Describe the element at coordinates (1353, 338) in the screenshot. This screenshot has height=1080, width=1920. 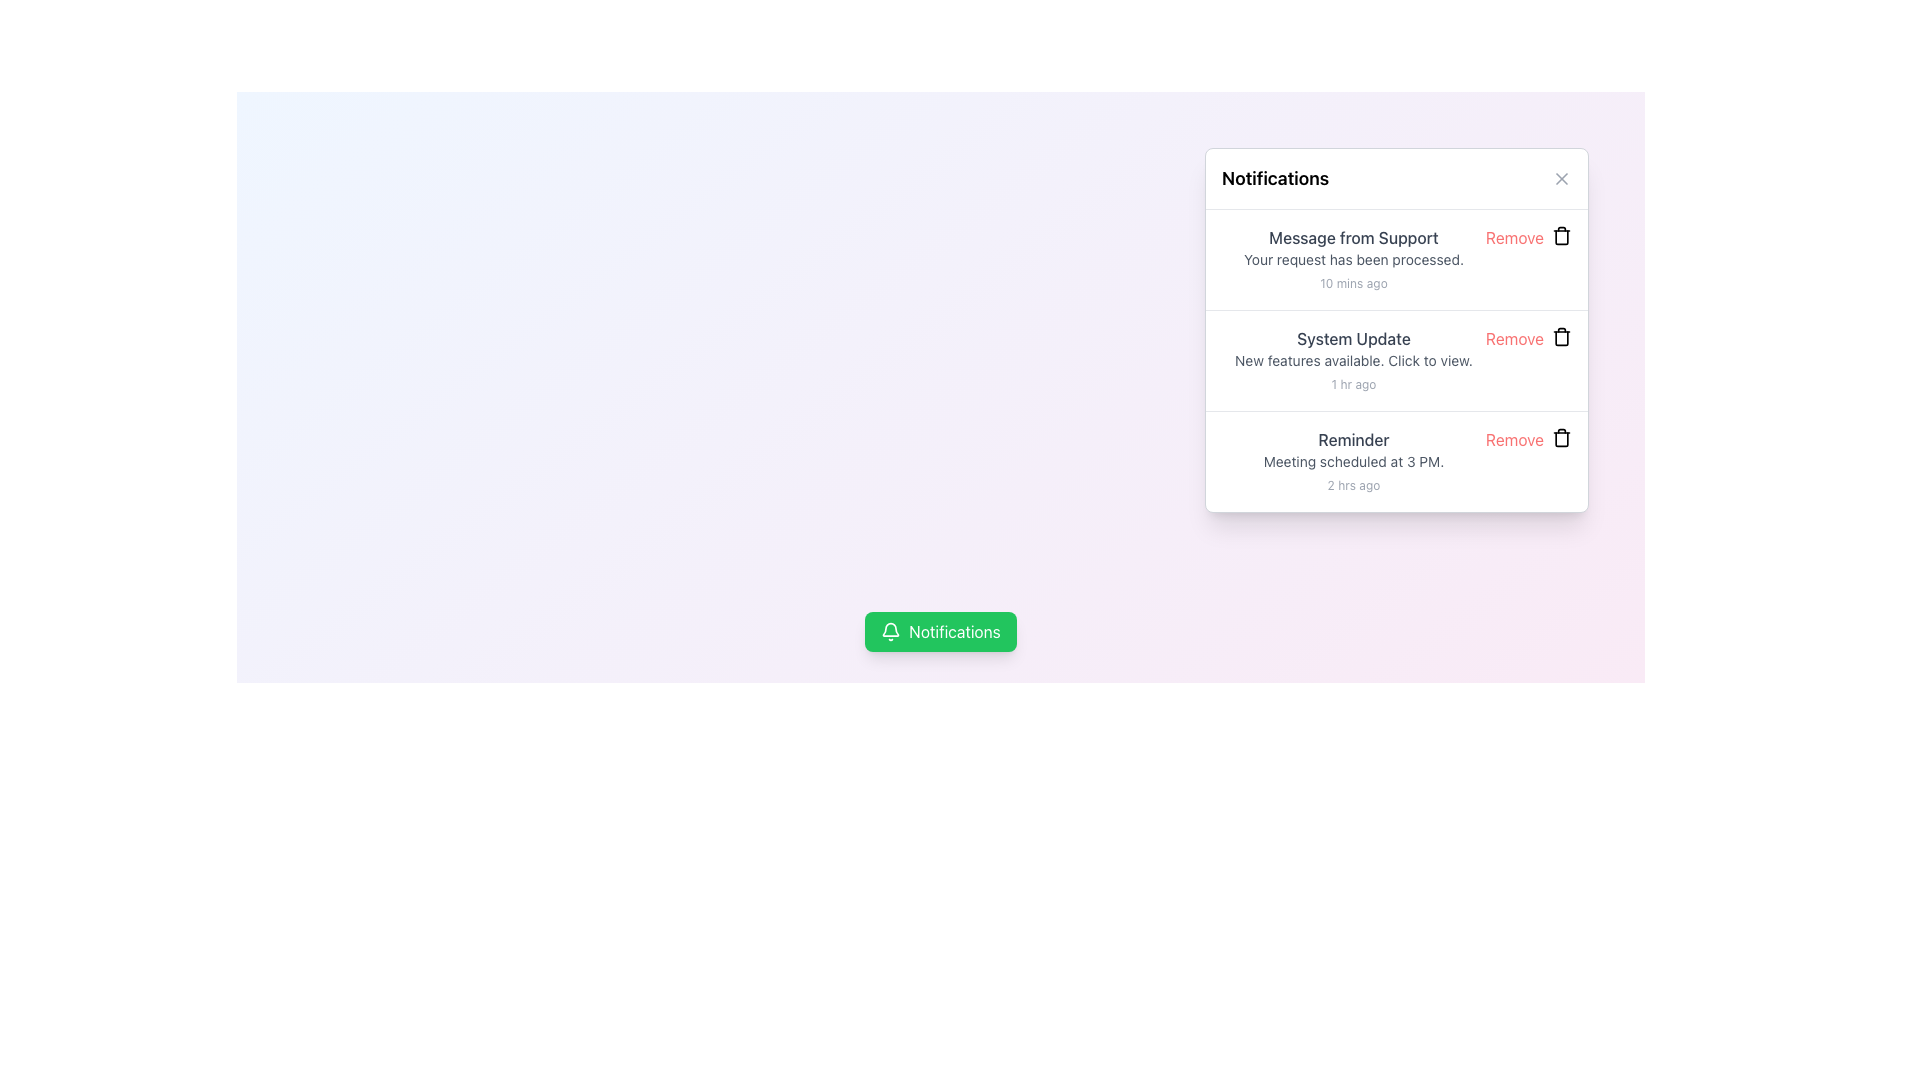
I see `the text label indicating the subject or title of the notification message located in the second notification entry below 'Message from Support' and above 'Reminder'` at that location.